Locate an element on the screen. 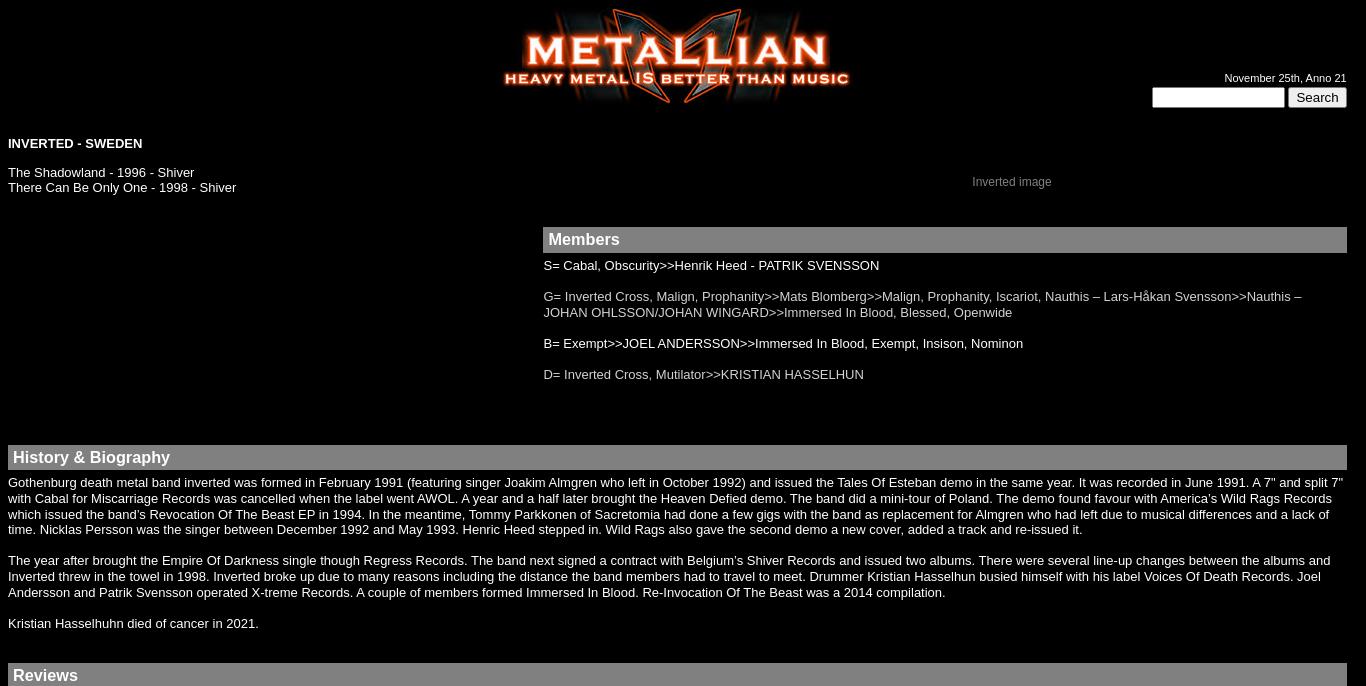  'S= Cabal, Obscurity>>Henrik Heed - PATRIK SVENSSON' is located at coordinates (711, 263).